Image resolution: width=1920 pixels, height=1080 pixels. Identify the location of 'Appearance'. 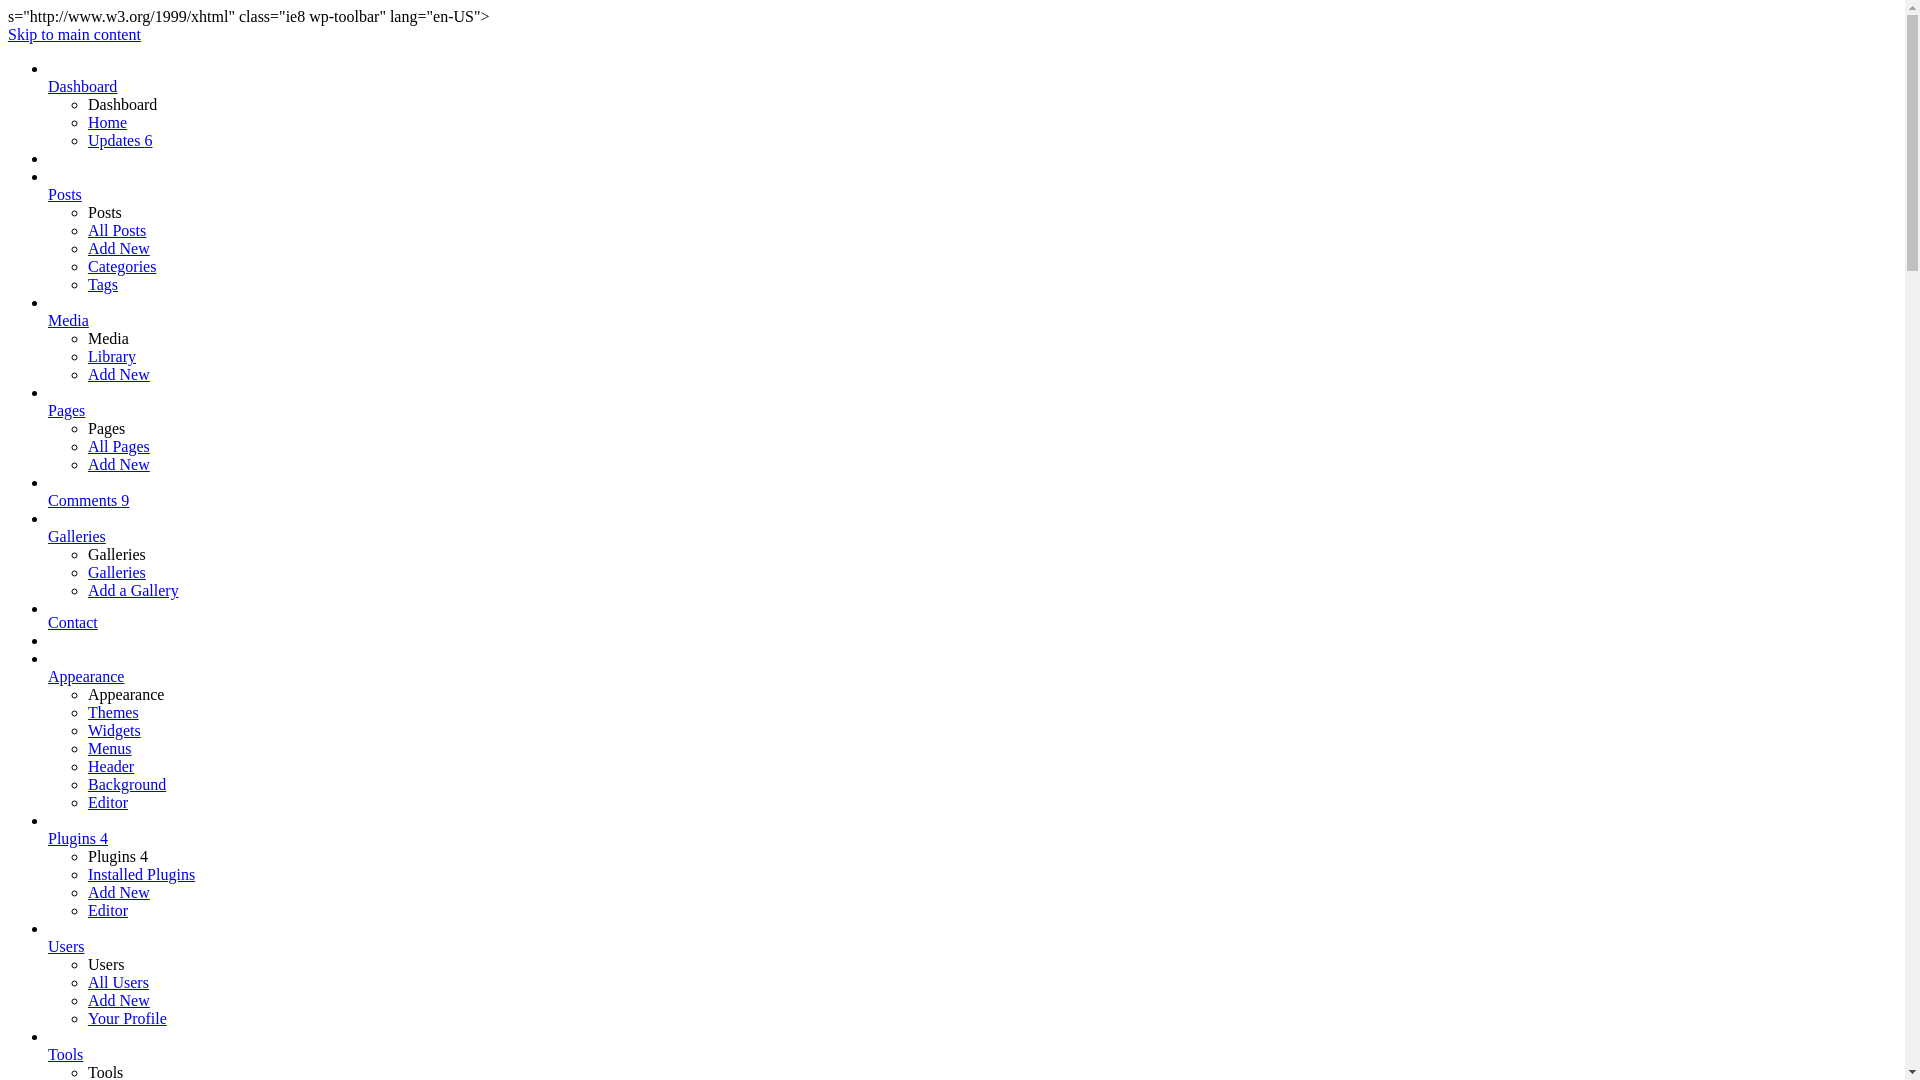
(48, 667).